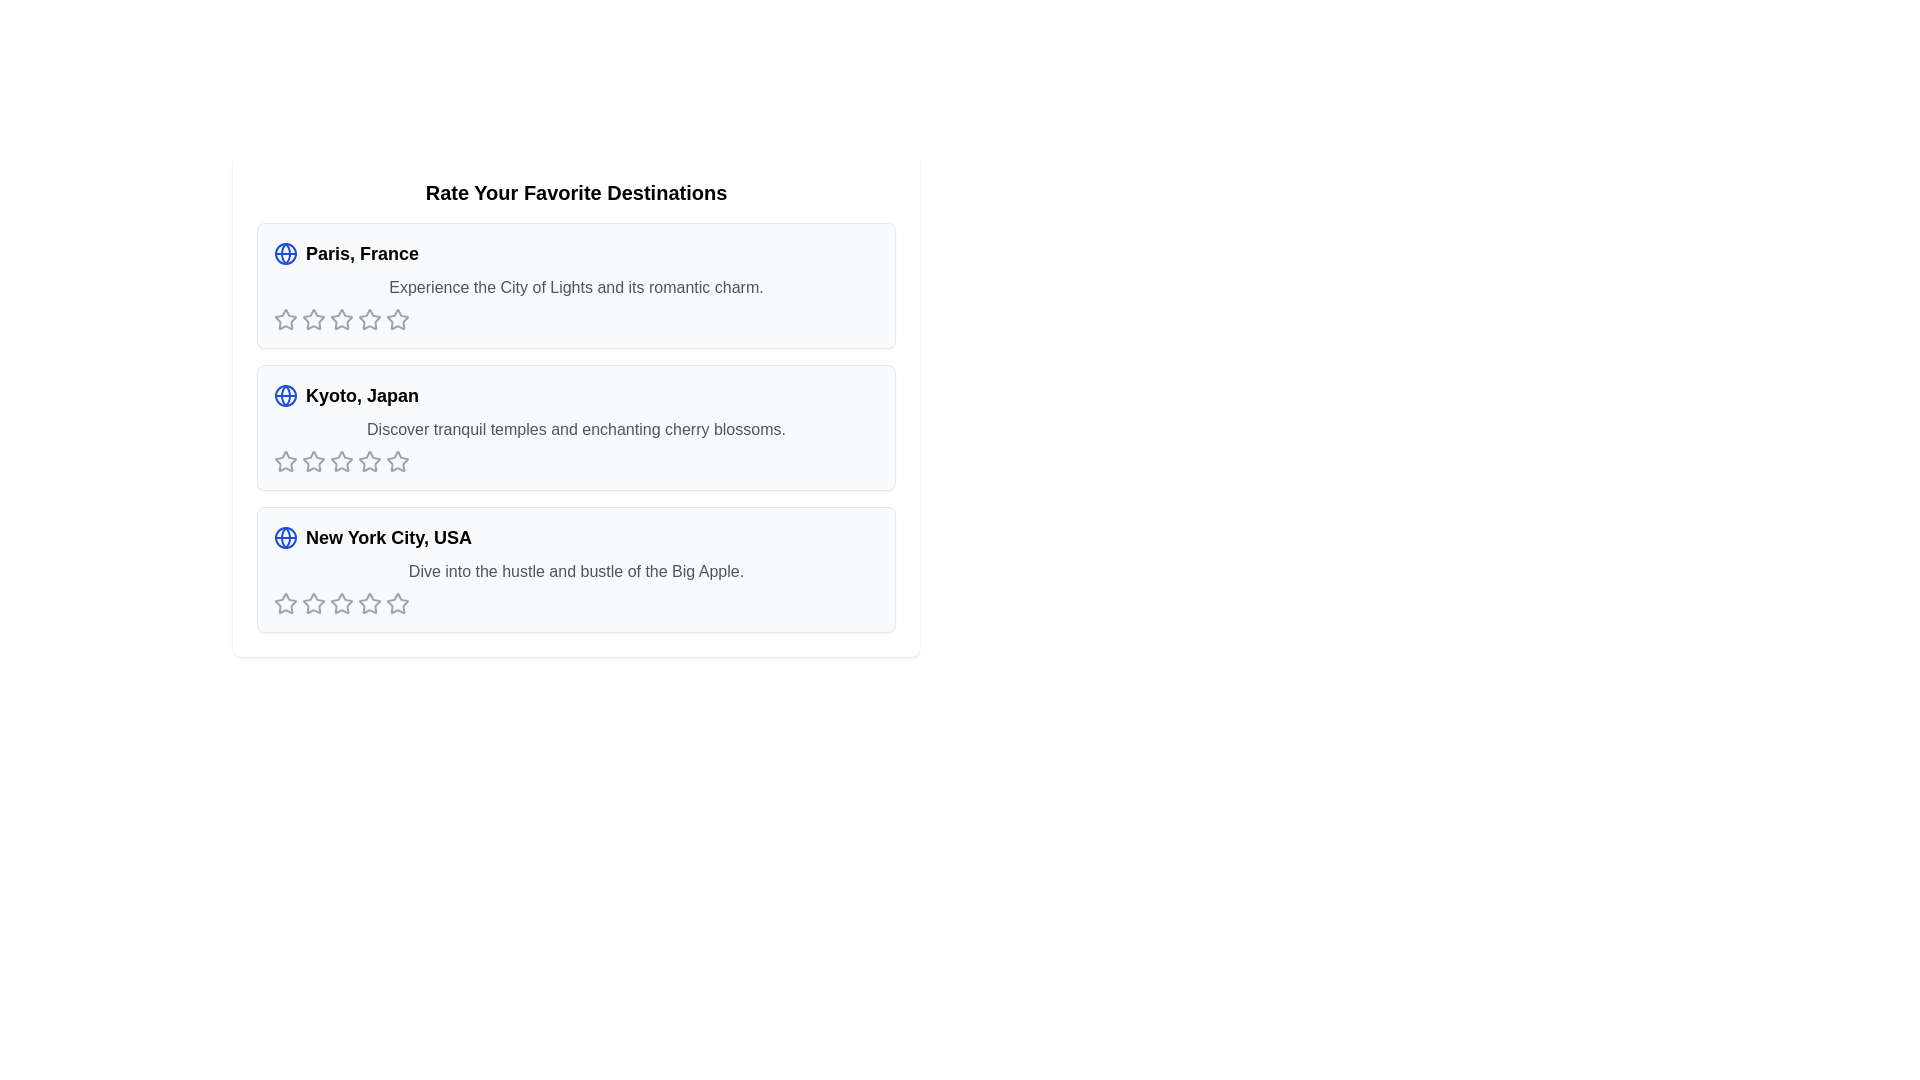  What do you see at coordinates (285, 462) in the screenshot?
I see `the first star icon for rating under the text description for 'Kyoto, Japan'` at bounding box center [285, 462].